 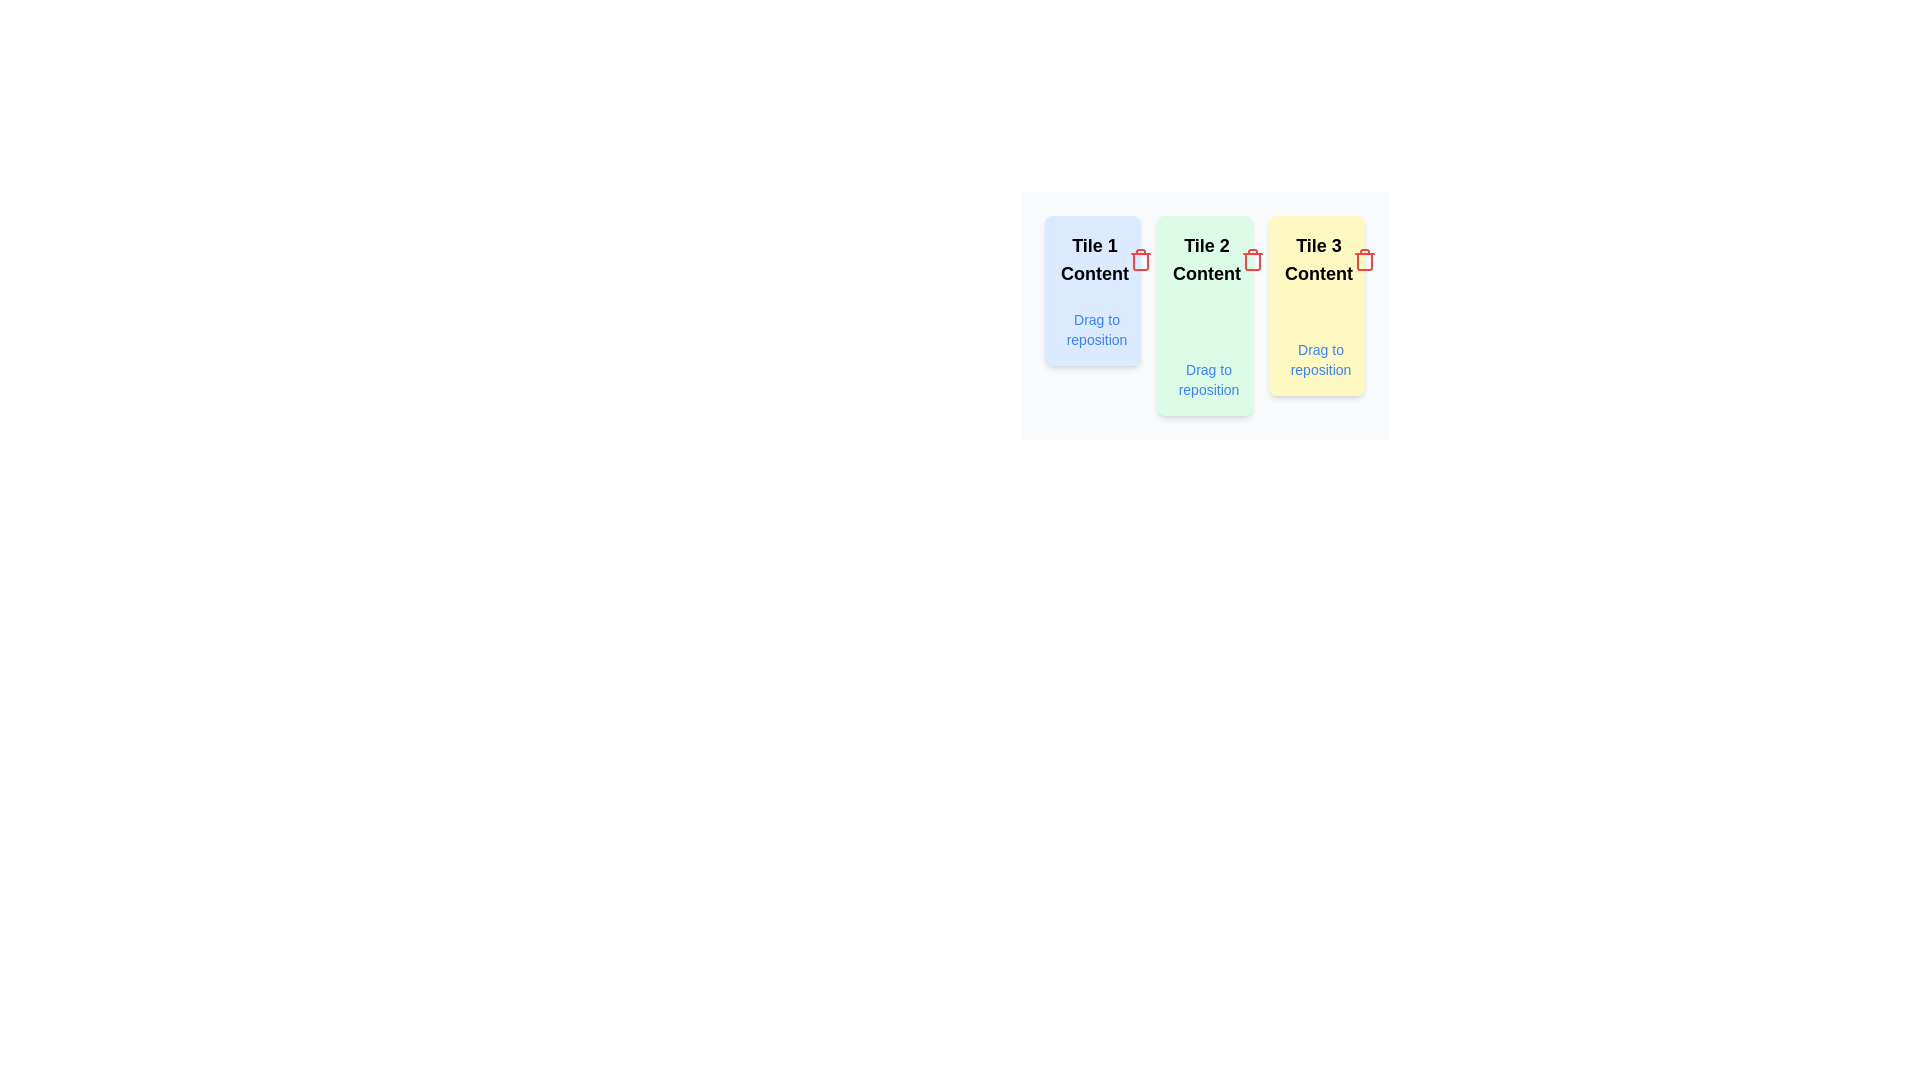 What do you see at coordinates (1203, 380) in the screenshot?
I see `the interactive draggable text labeled 'Drag to reposition' with an associated icon` at bounding box center [1203, 380].